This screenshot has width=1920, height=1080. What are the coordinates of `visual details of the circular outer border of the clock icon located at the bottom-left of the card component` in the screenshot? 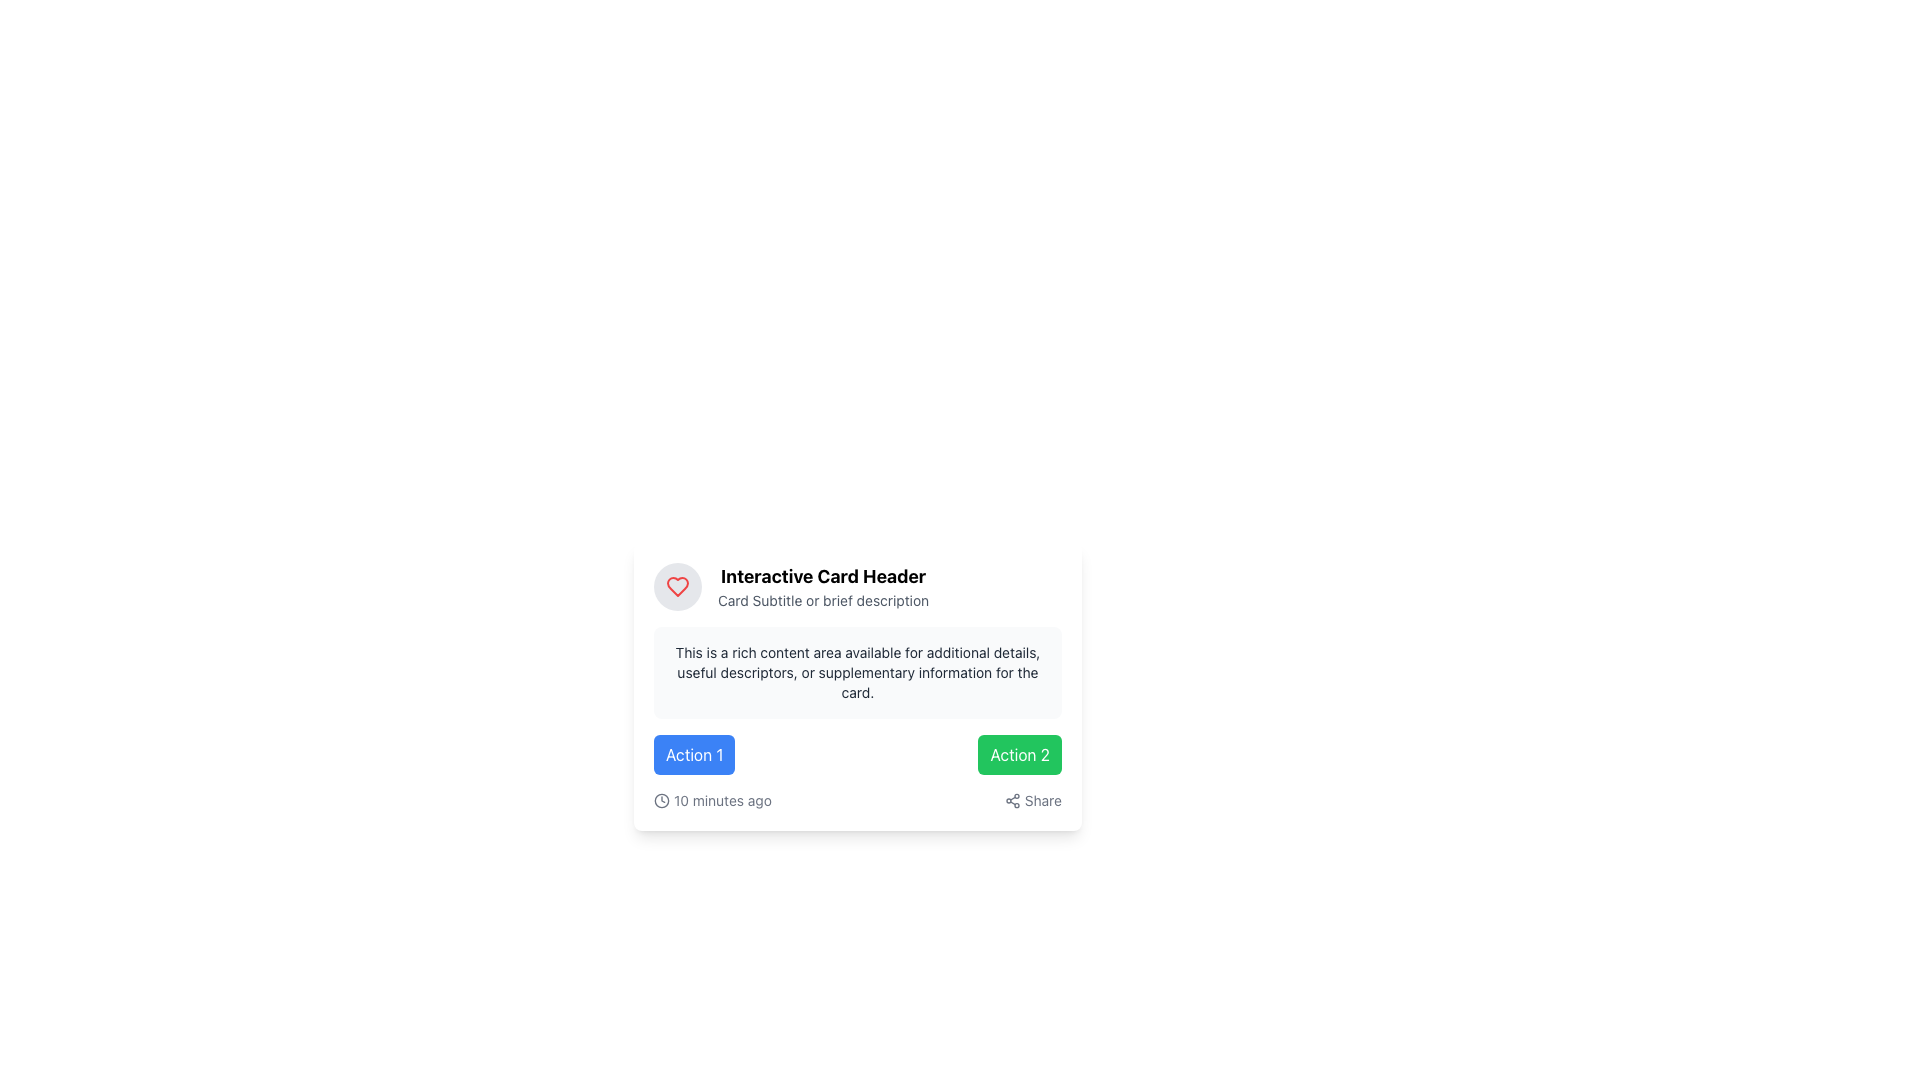 It's located at (662, 800).